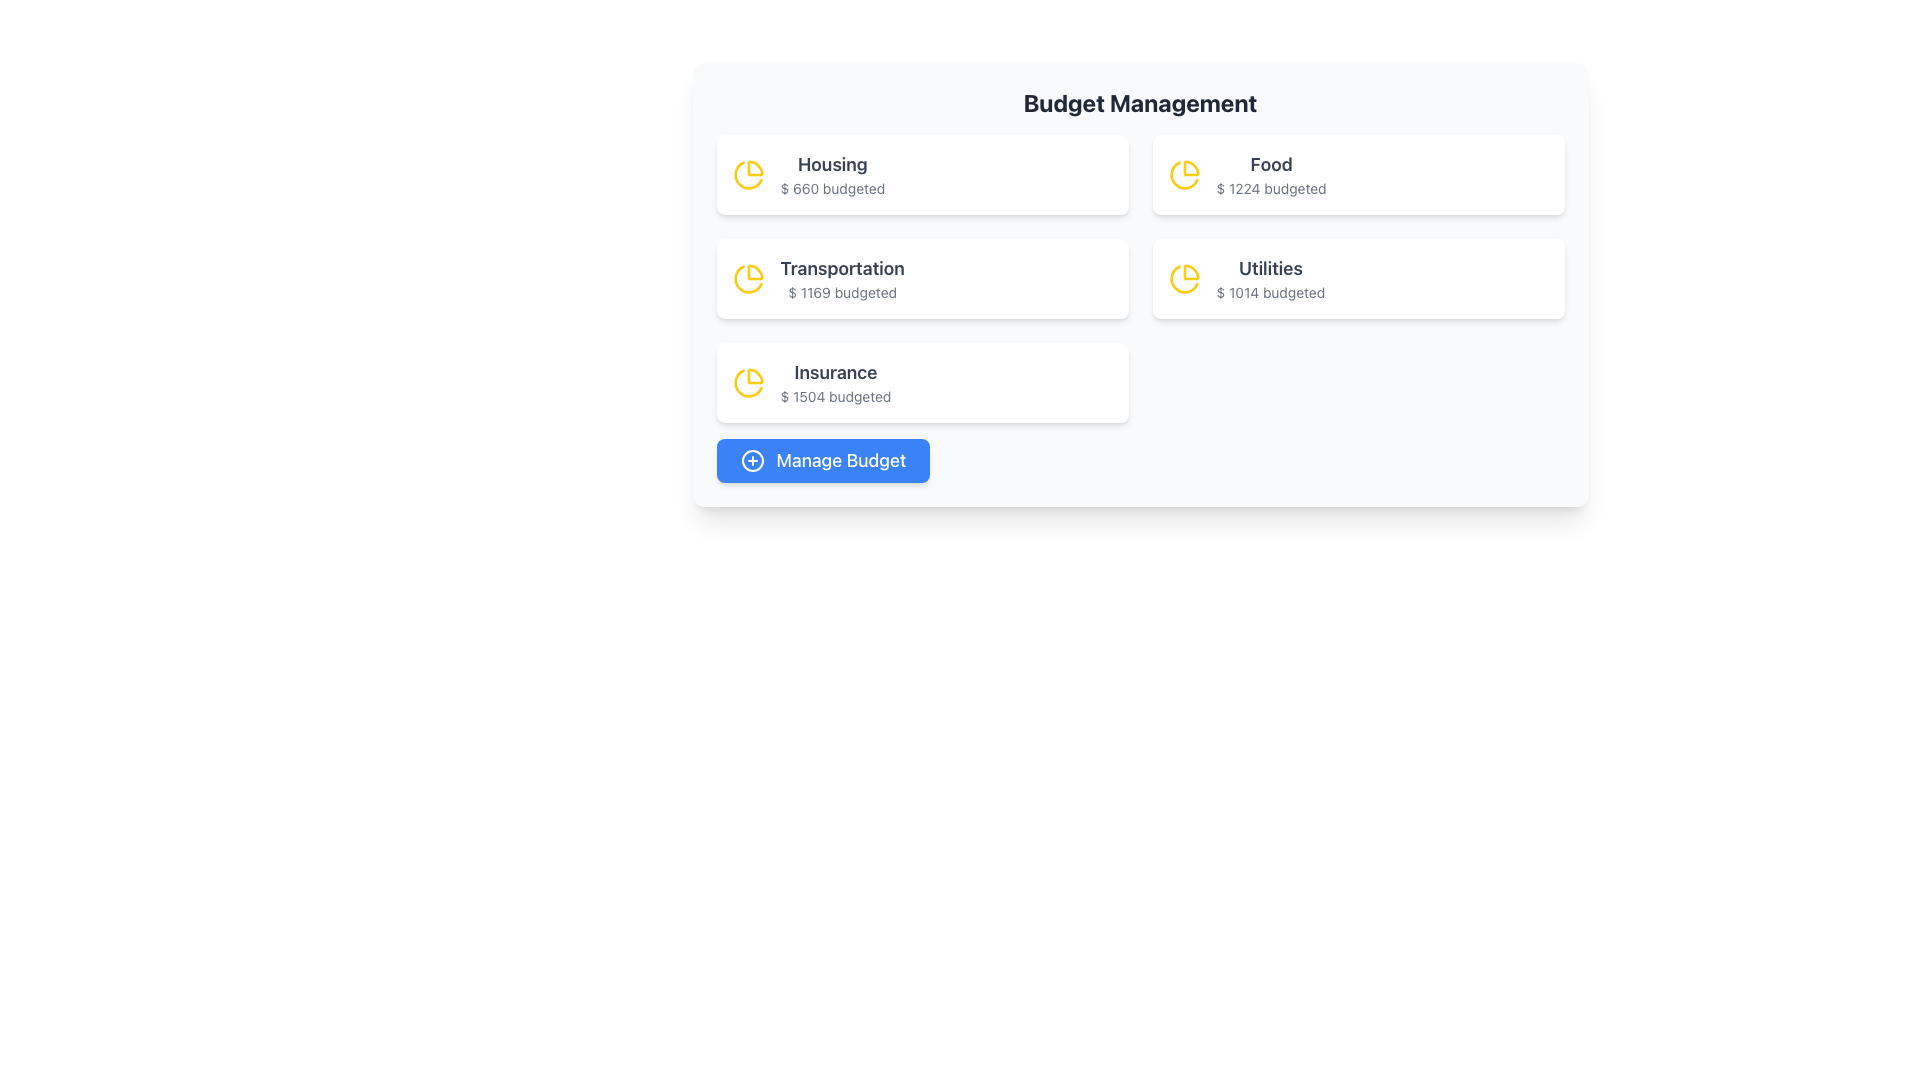 The width and height of the screenshot is (1920, 1080). Describe the element at coordinates (747, 382) in the screenshot. I see `the 'Insurance' icon located in the 'Budget Management' interface, positioned to the left of the text 'Insurance' and above the budget amount` at that location.